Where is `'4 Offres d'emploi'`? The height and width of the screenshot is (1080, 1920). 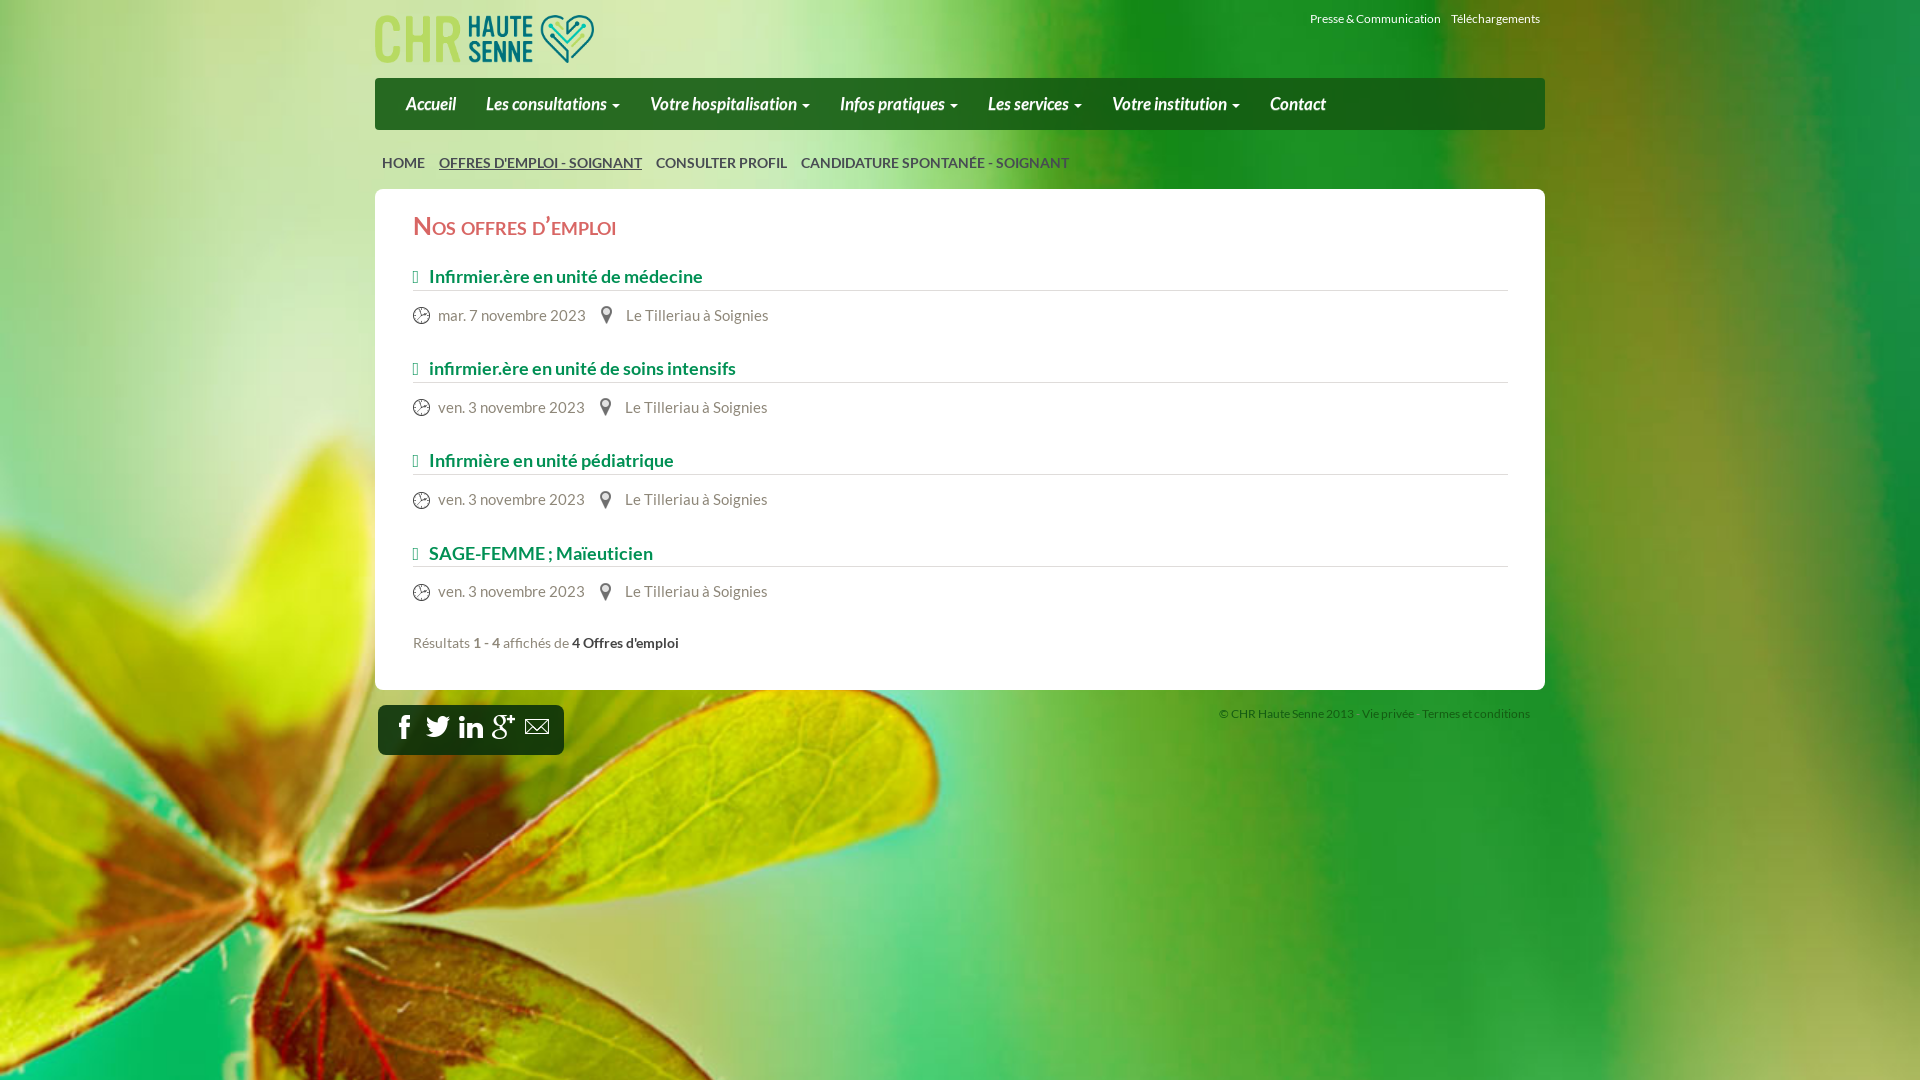 '4 Offres d'emploi' is located at coordinates (570, 642).